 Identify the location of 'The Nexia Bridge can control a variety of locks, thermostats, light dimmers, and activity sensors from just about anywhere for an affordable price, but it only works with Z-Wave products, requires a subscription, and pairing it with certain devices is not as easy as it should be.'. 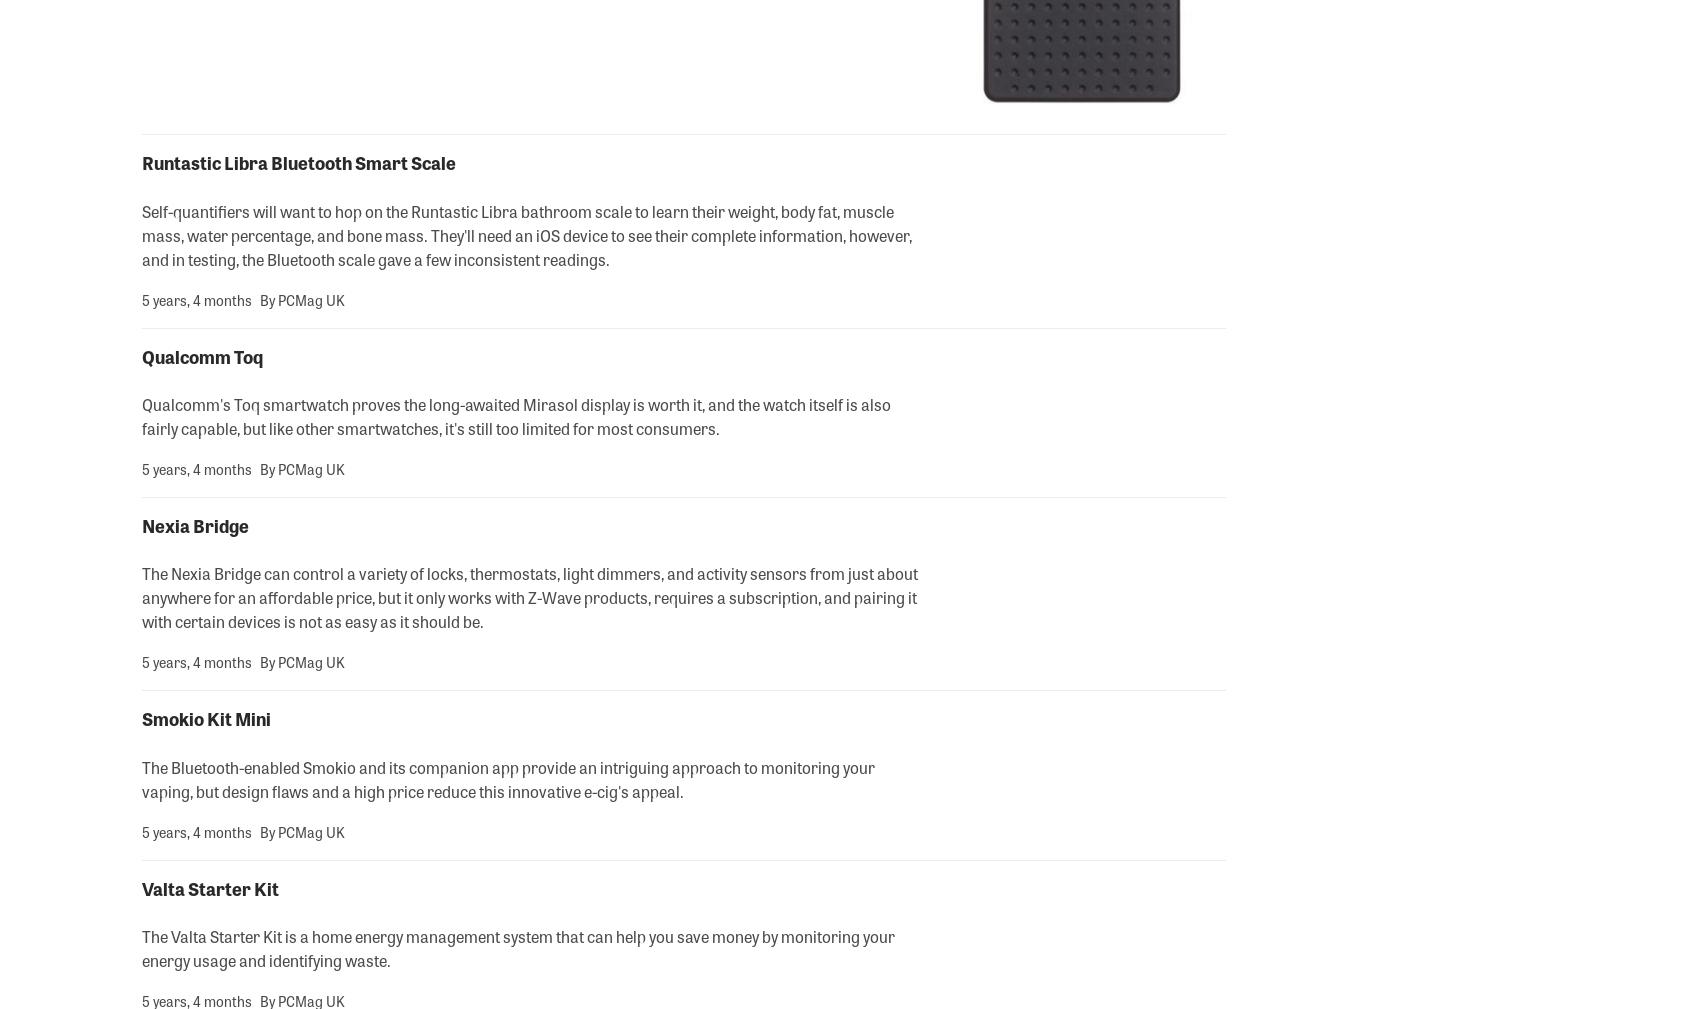
(529, 597).